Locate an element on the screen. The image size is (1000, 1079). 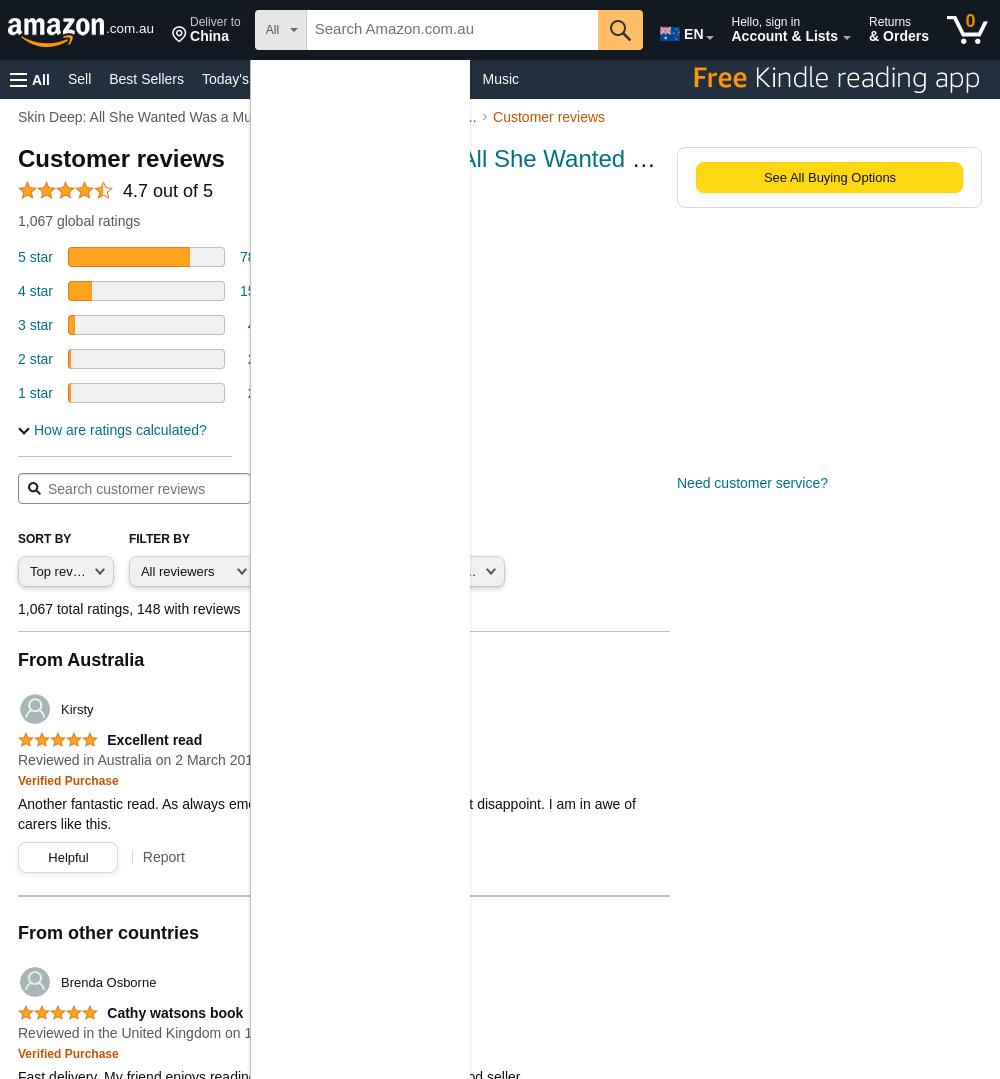
'by' is located at coordinates (343, 185).